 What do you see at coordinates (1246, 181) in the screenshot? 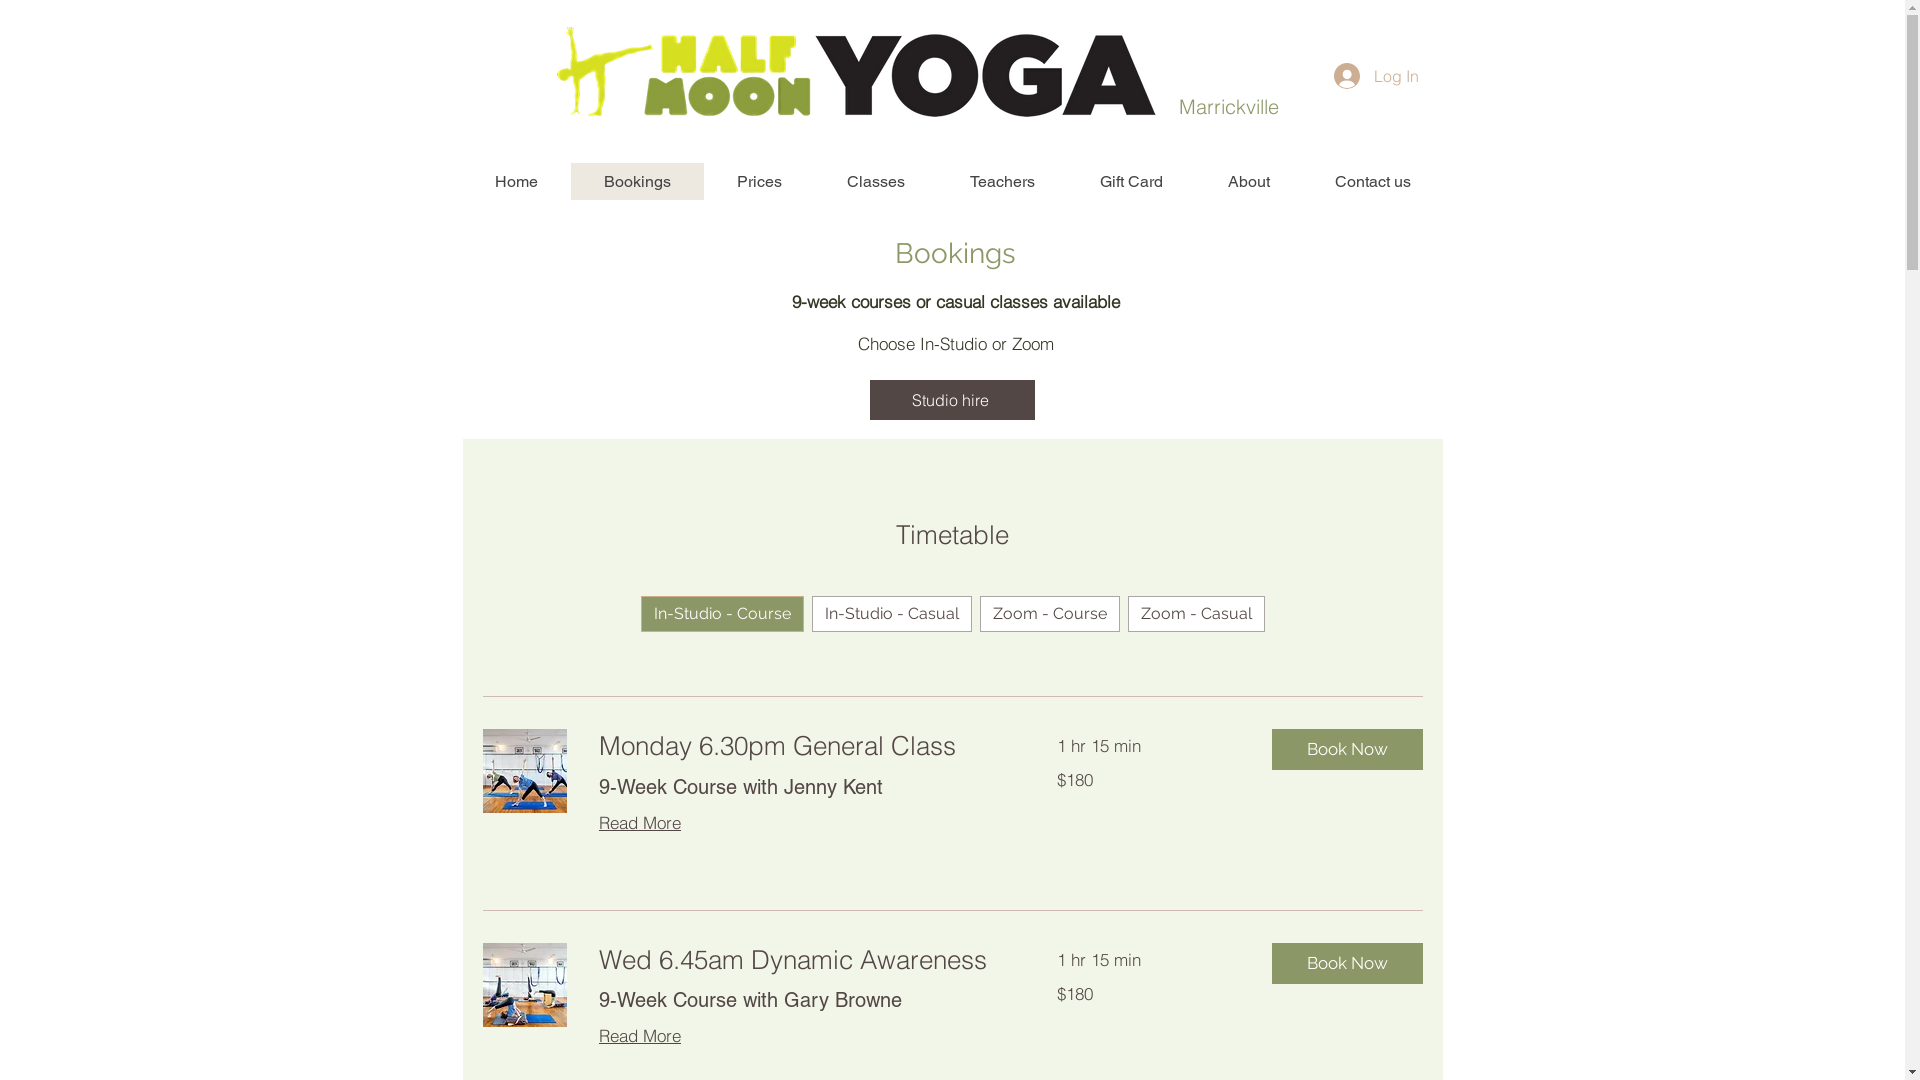
I see `'About'` at bounding box center [1246, 181].